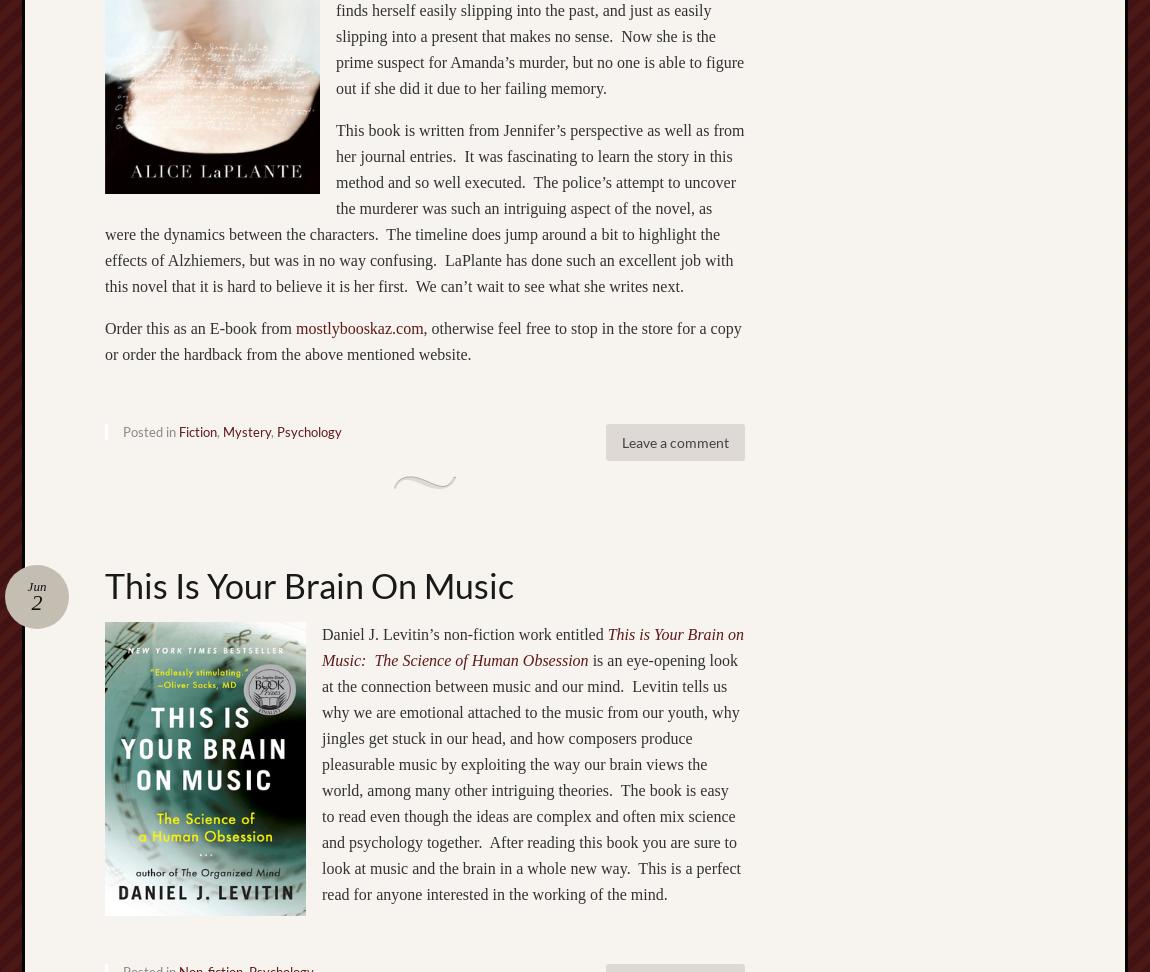 The height and width of the screenshot is (972, 1150). Describe the element at coordinates (359, 326) in the screenshot. I see `'mostlybooskaz.com'` at that location.